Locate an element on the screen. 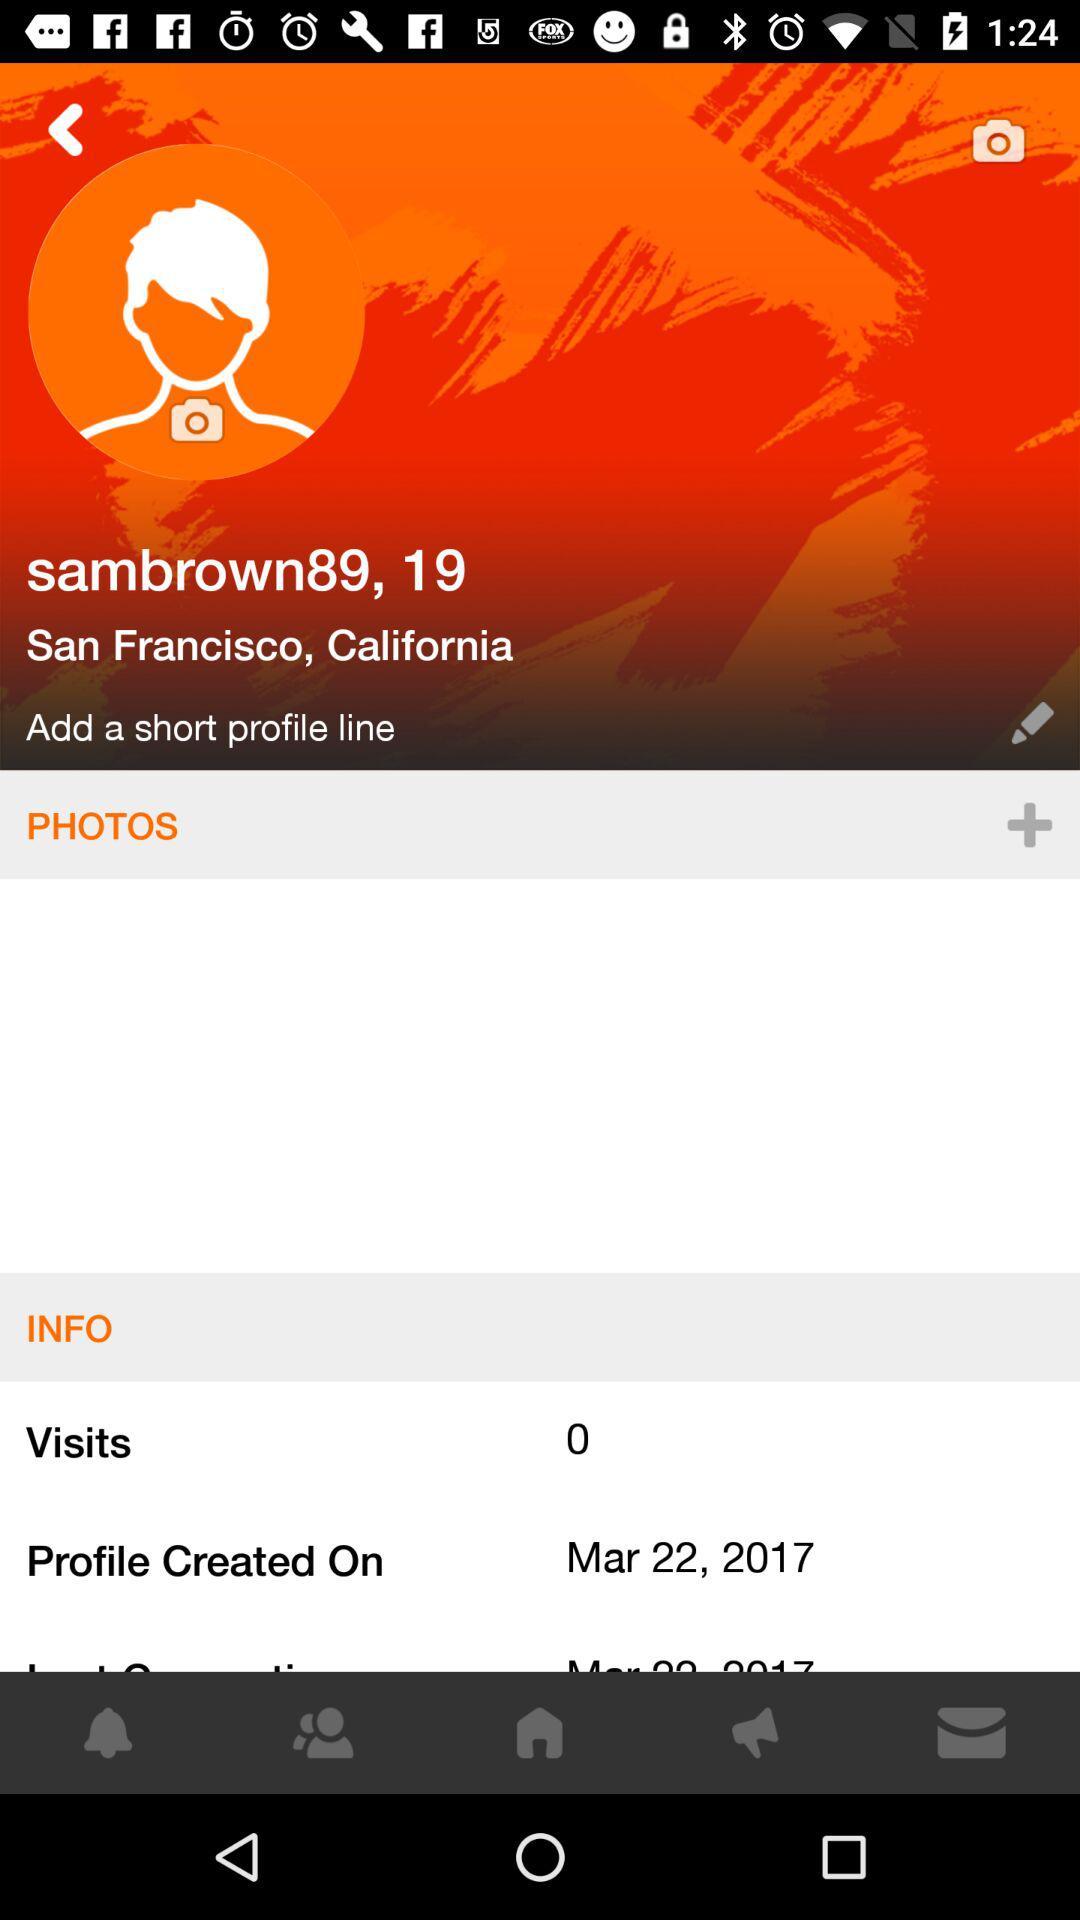 The width and height of the screenshot is (1080, 1920). the item above the photos icon is located at coordinates (504, 722).